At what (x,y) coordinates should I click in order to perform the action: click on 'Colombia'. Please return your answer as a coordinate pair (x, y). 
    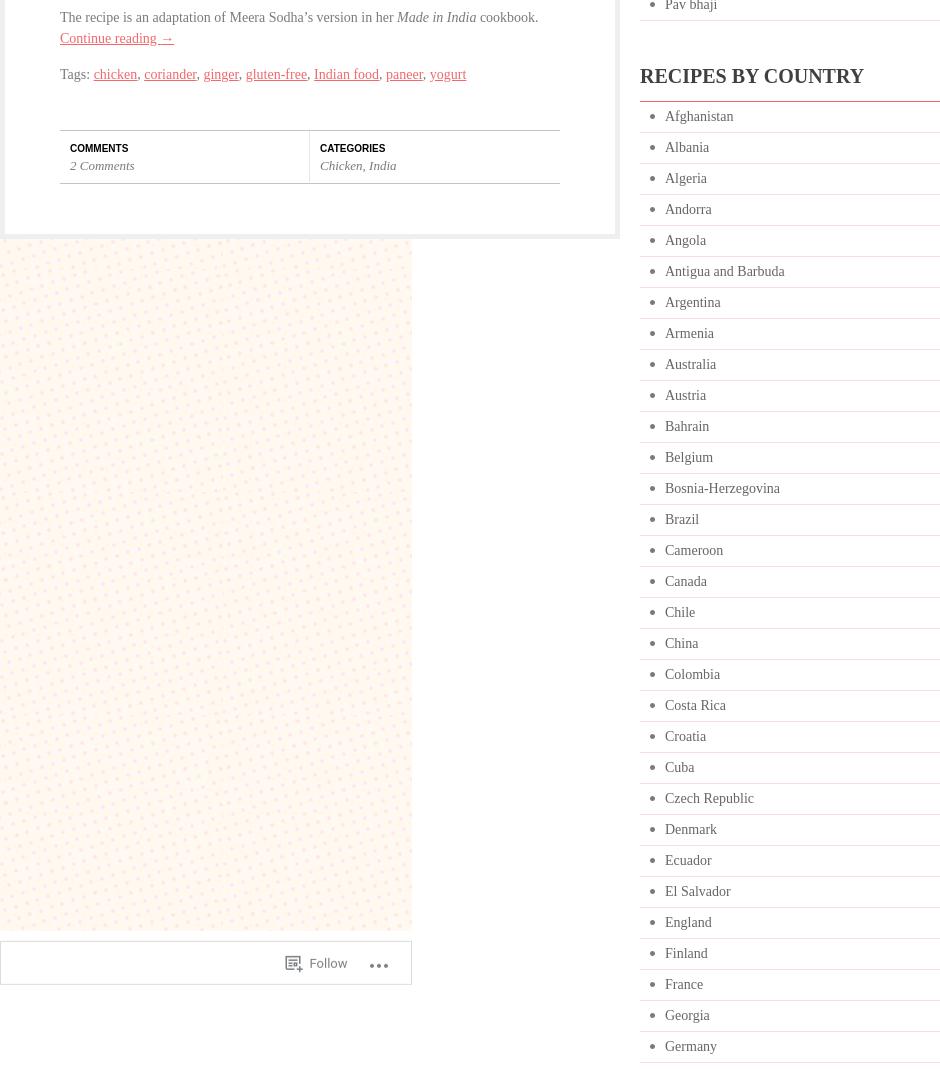
    Looking at the image, I should click on (691, 673).